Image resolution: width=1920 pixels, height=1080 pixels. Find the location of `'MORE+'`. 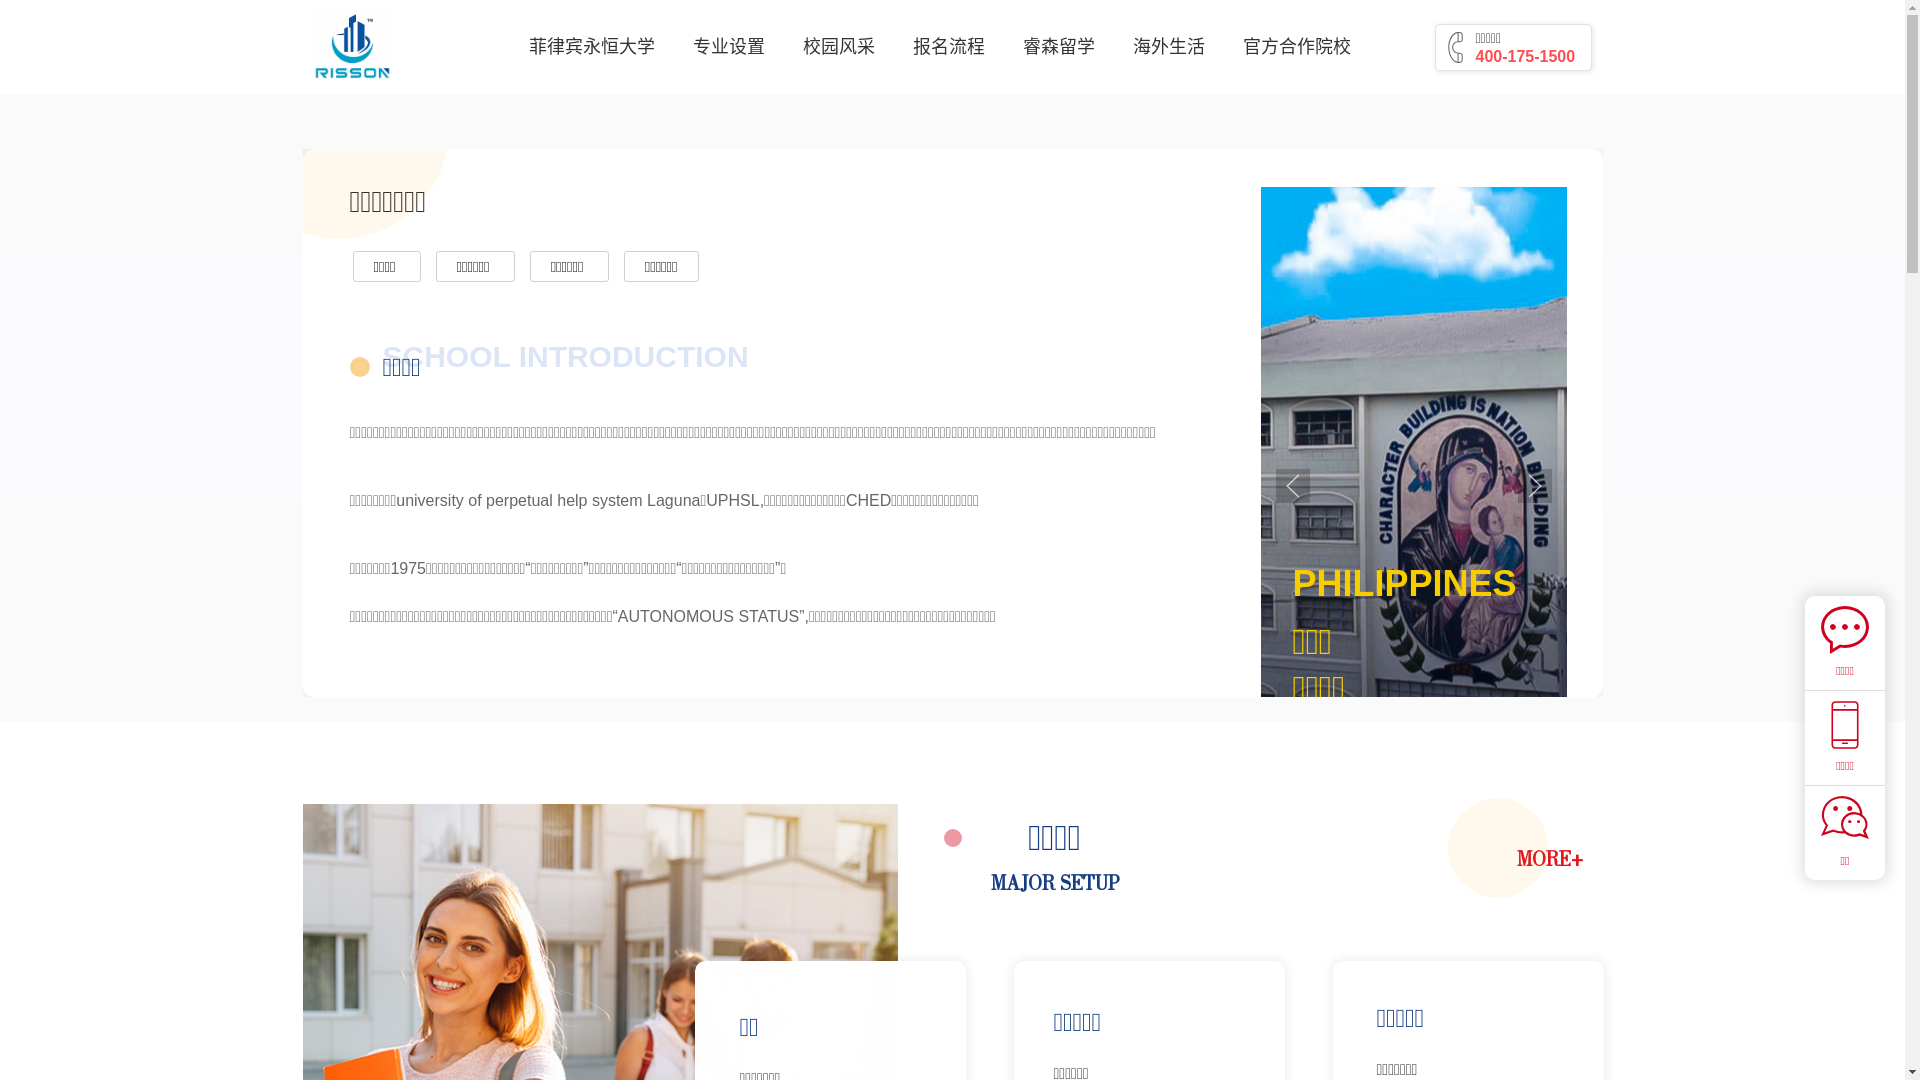

'MORE+' is located at coordinates (1548, 859).